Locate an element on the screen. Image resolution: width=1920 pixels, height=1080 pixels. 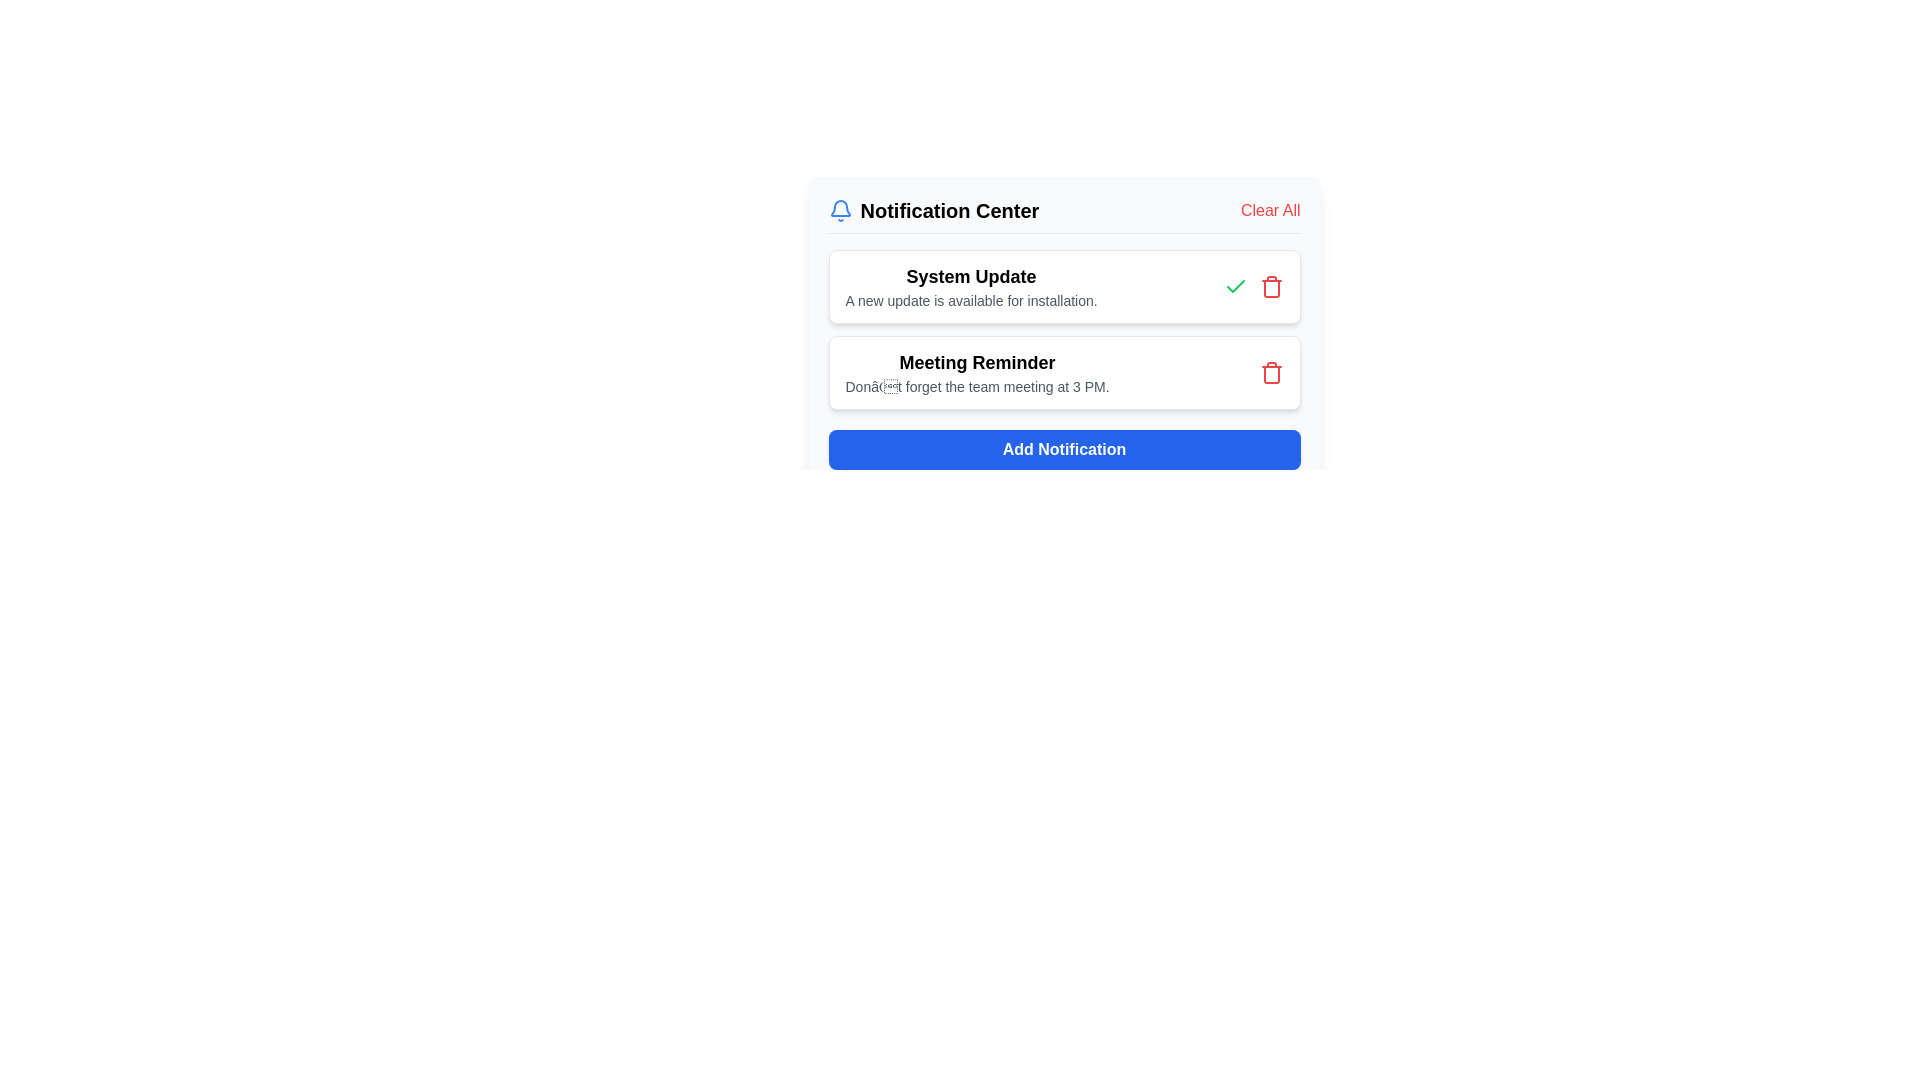
the blue bell icon located in the top-left corner of the 'Notification Center' title section is located at coordinates (840, 211).